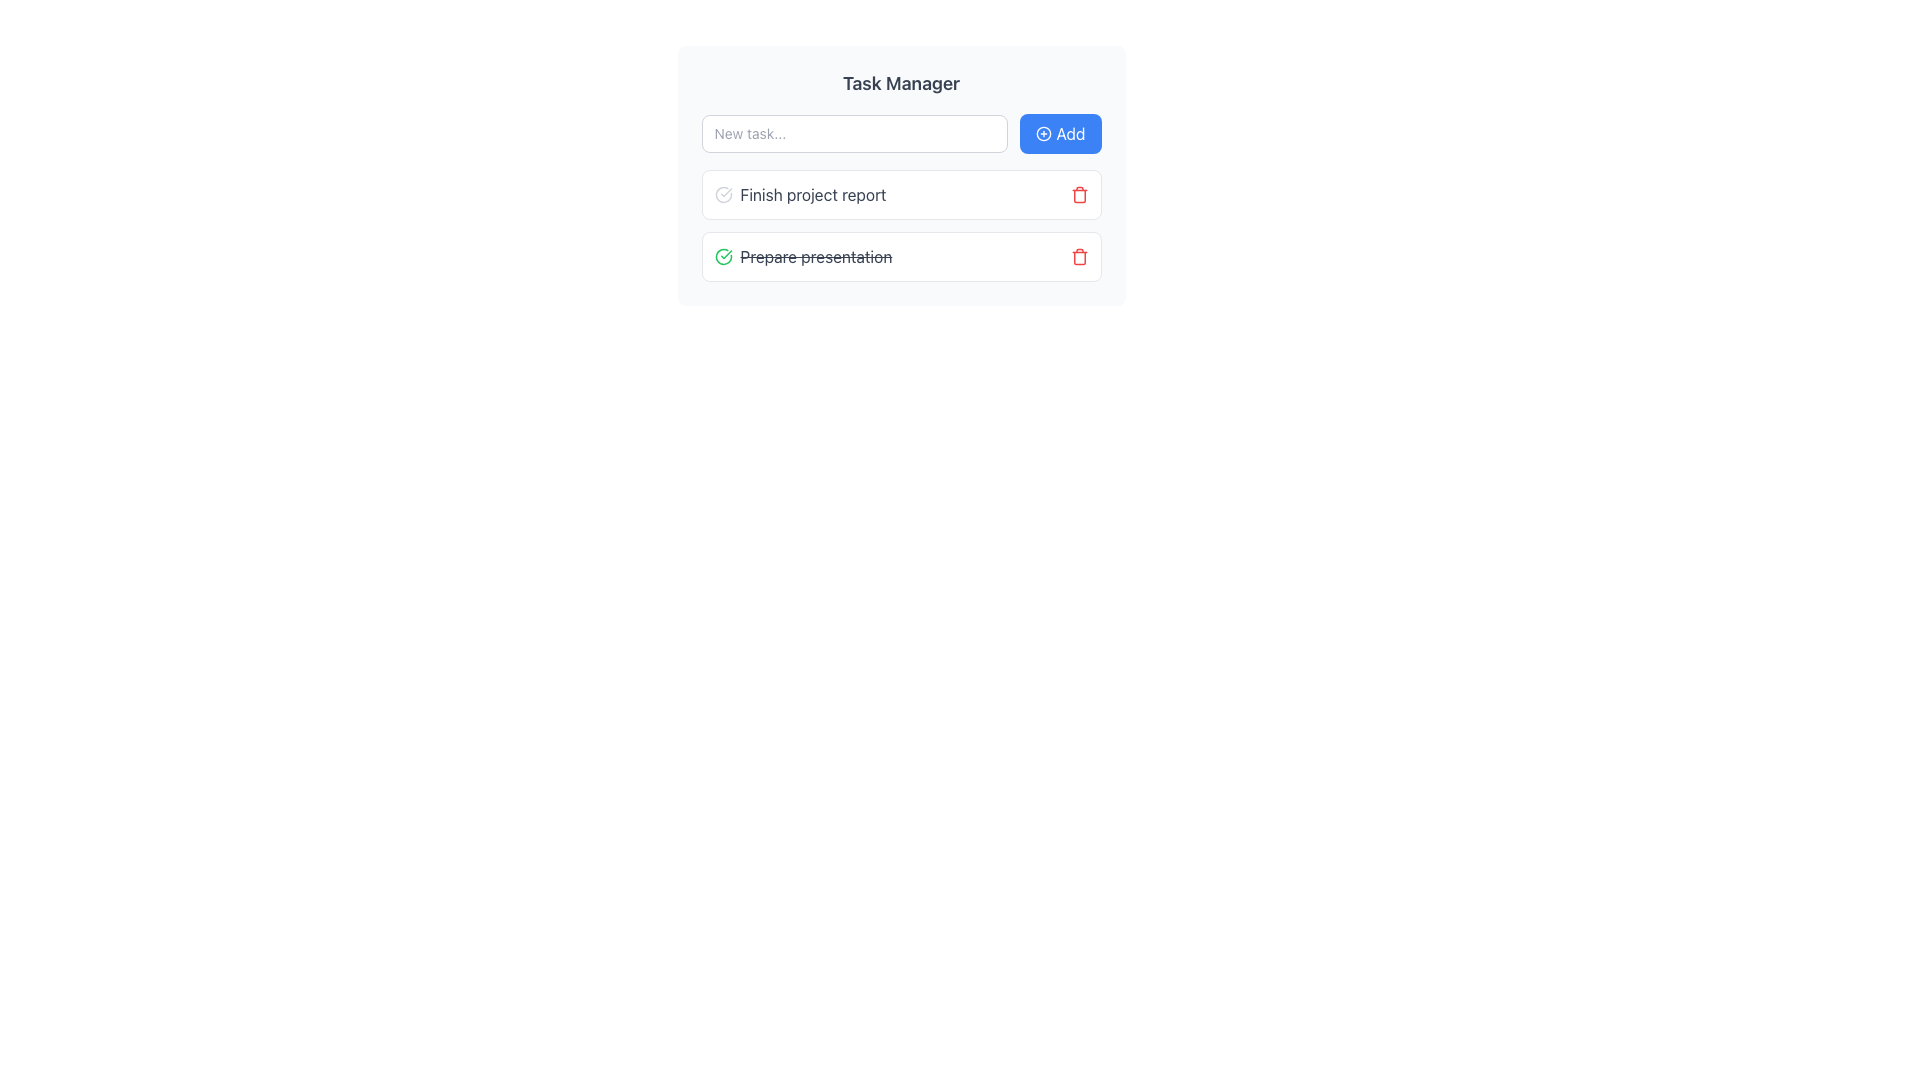  What do you see at coordinates (1078, 195) in the screenshot?
I see `the red trashcan icon` at bounding box center [1078, 195].